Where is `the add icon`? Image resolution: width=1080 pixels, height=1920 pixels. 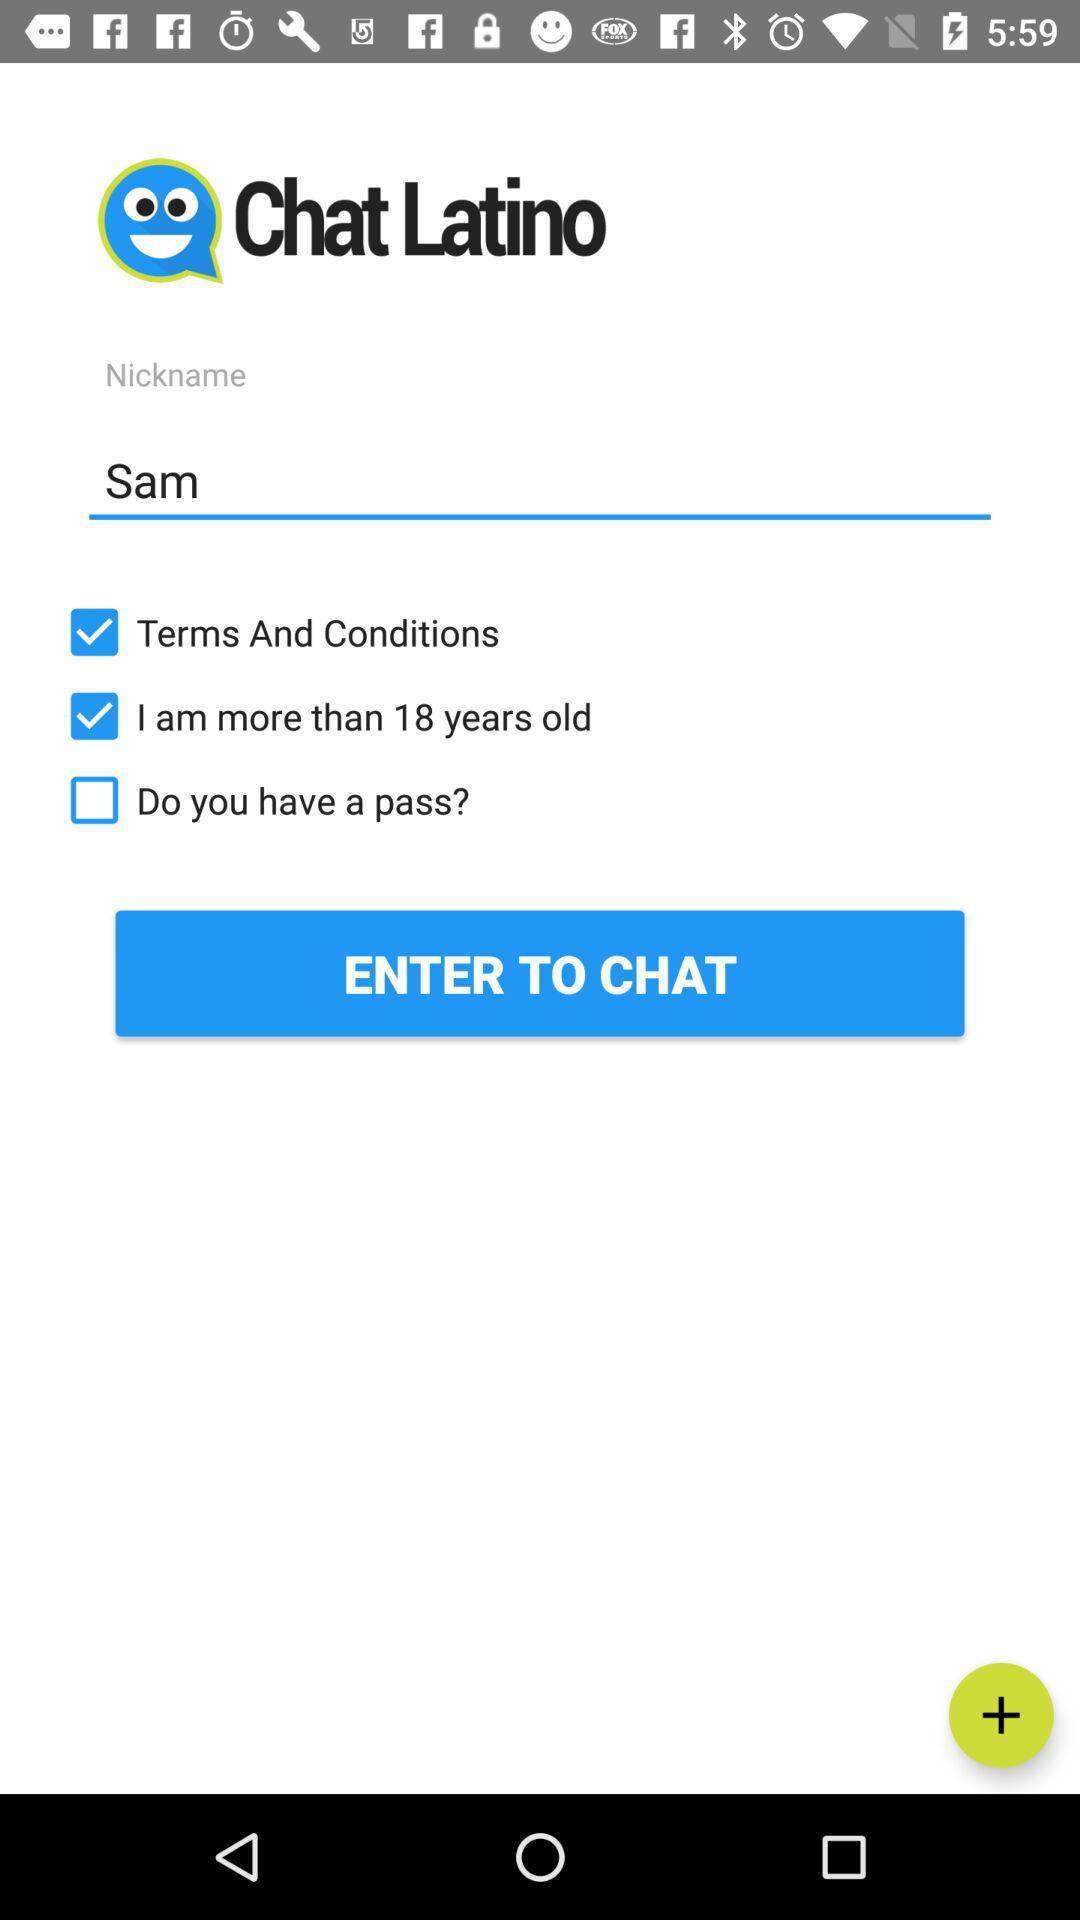 the add icon is located at coordinates (1001, 1714).